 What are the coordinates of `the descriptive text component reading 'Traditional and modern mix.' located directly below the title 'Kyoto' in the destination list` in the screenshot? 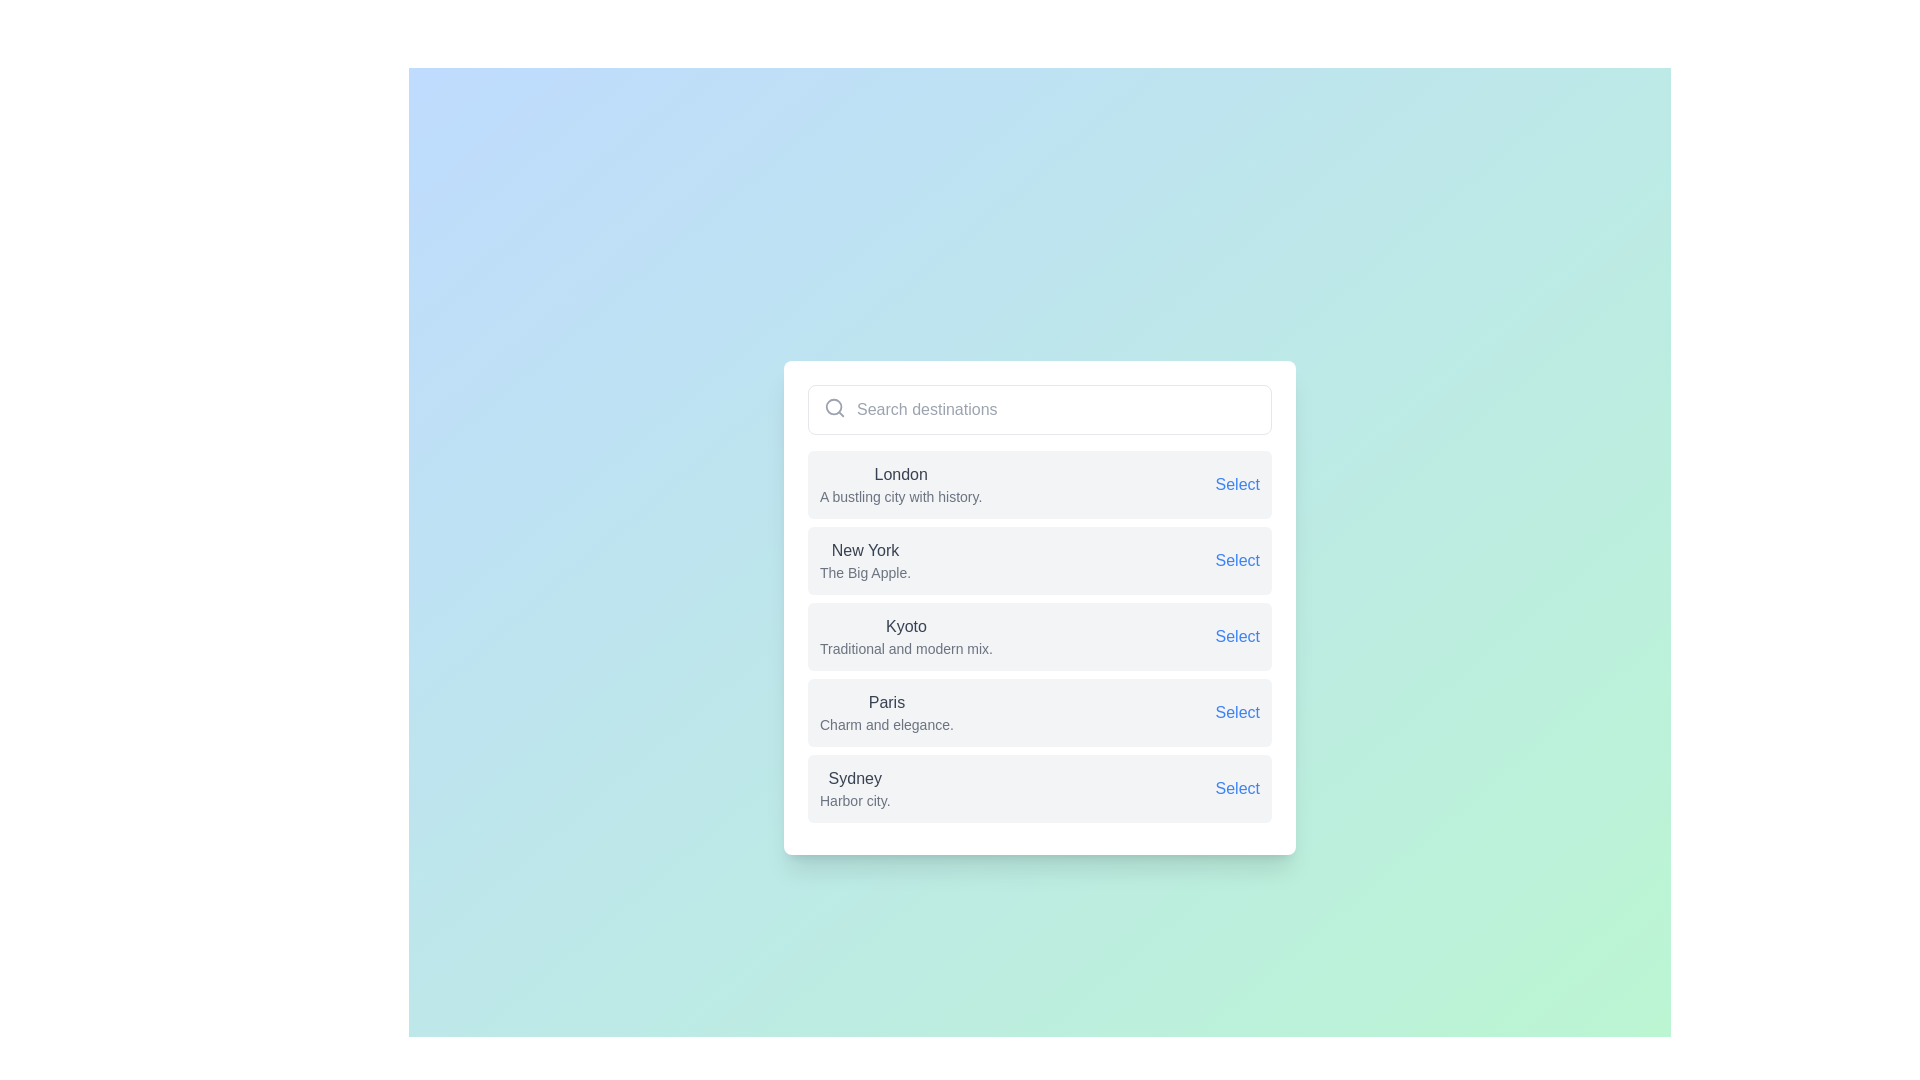 It's located at (905, 648).